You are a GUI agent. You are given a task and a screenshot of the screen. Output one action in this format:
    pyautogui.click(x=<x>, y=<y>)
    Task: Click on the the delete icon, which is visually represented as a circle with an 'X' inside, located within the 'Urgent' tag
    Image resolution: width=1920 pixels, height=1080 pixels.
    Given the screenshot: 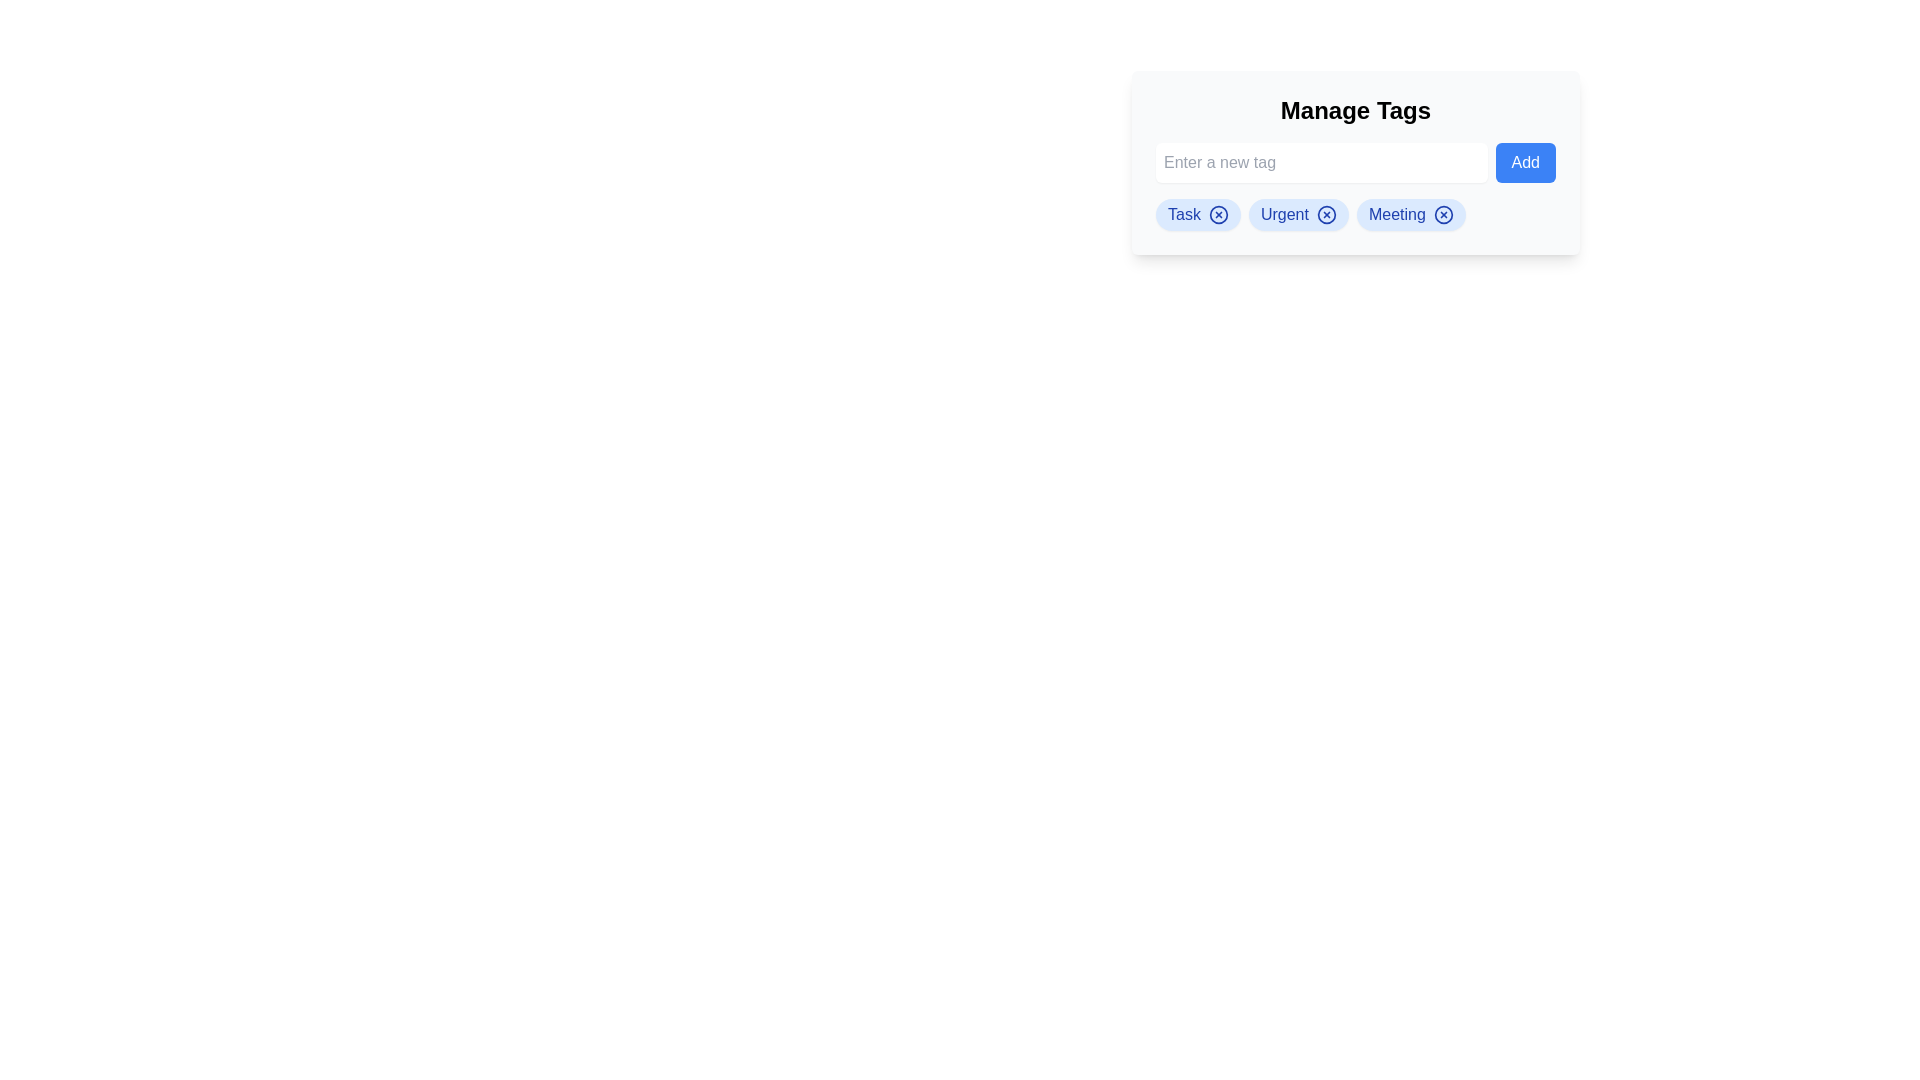 What is the action you would take?
    pyautogui.click(x=1326, y=215)
    